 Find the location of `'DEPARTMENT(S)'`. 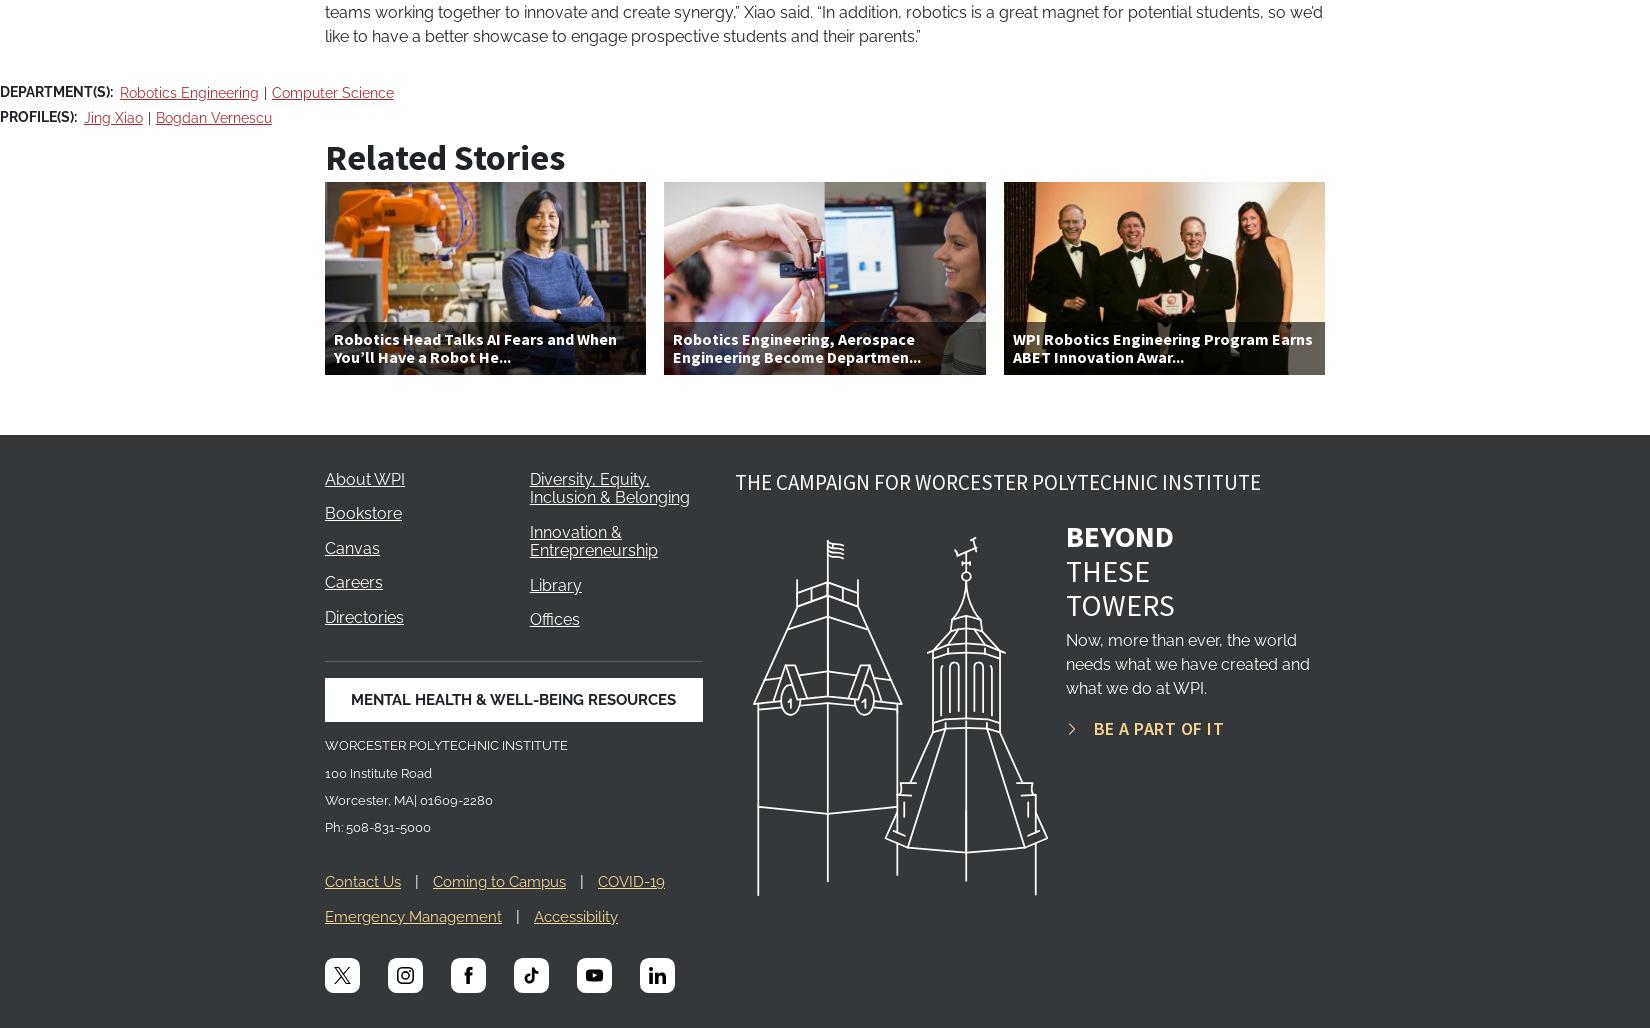

'DEPARTMENT(S)' is located at coordinates (0, 91).